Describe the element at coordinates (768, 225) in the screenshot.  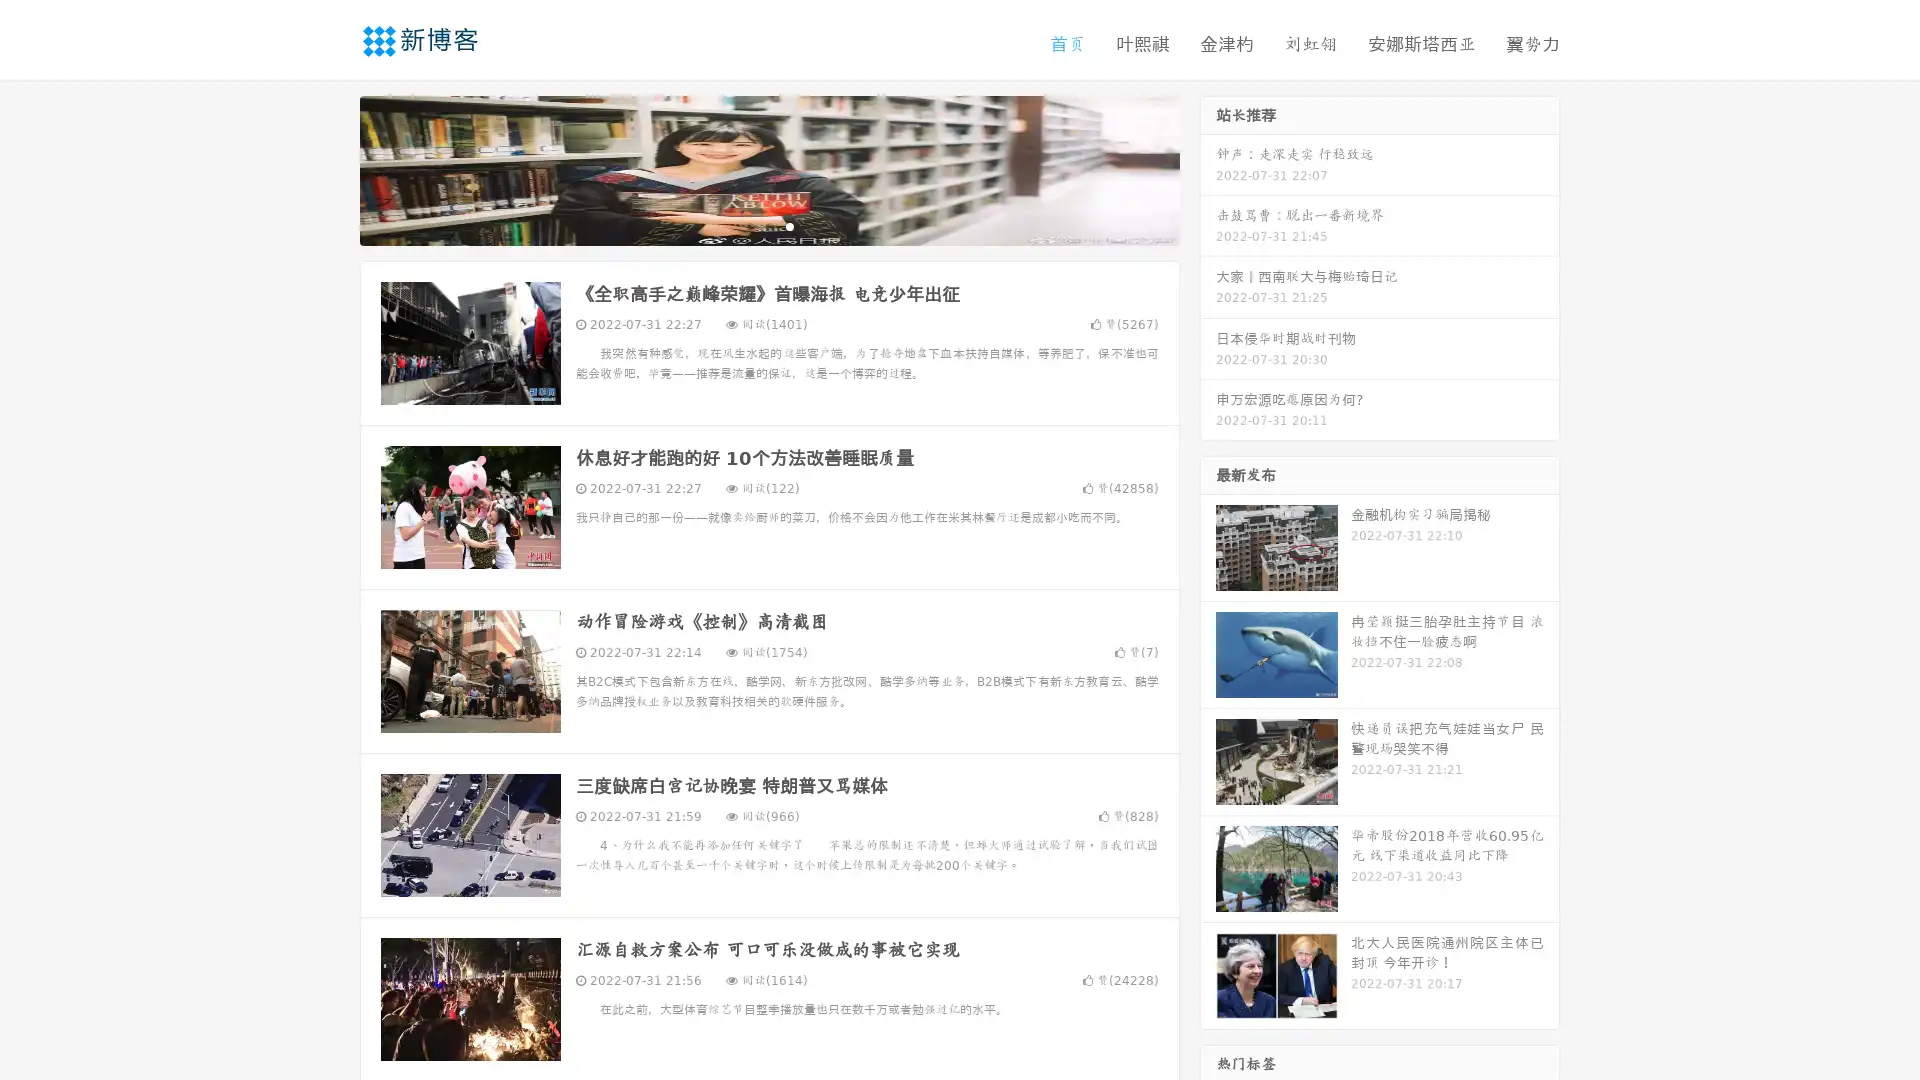
I see `Go to slide 2` at that location.